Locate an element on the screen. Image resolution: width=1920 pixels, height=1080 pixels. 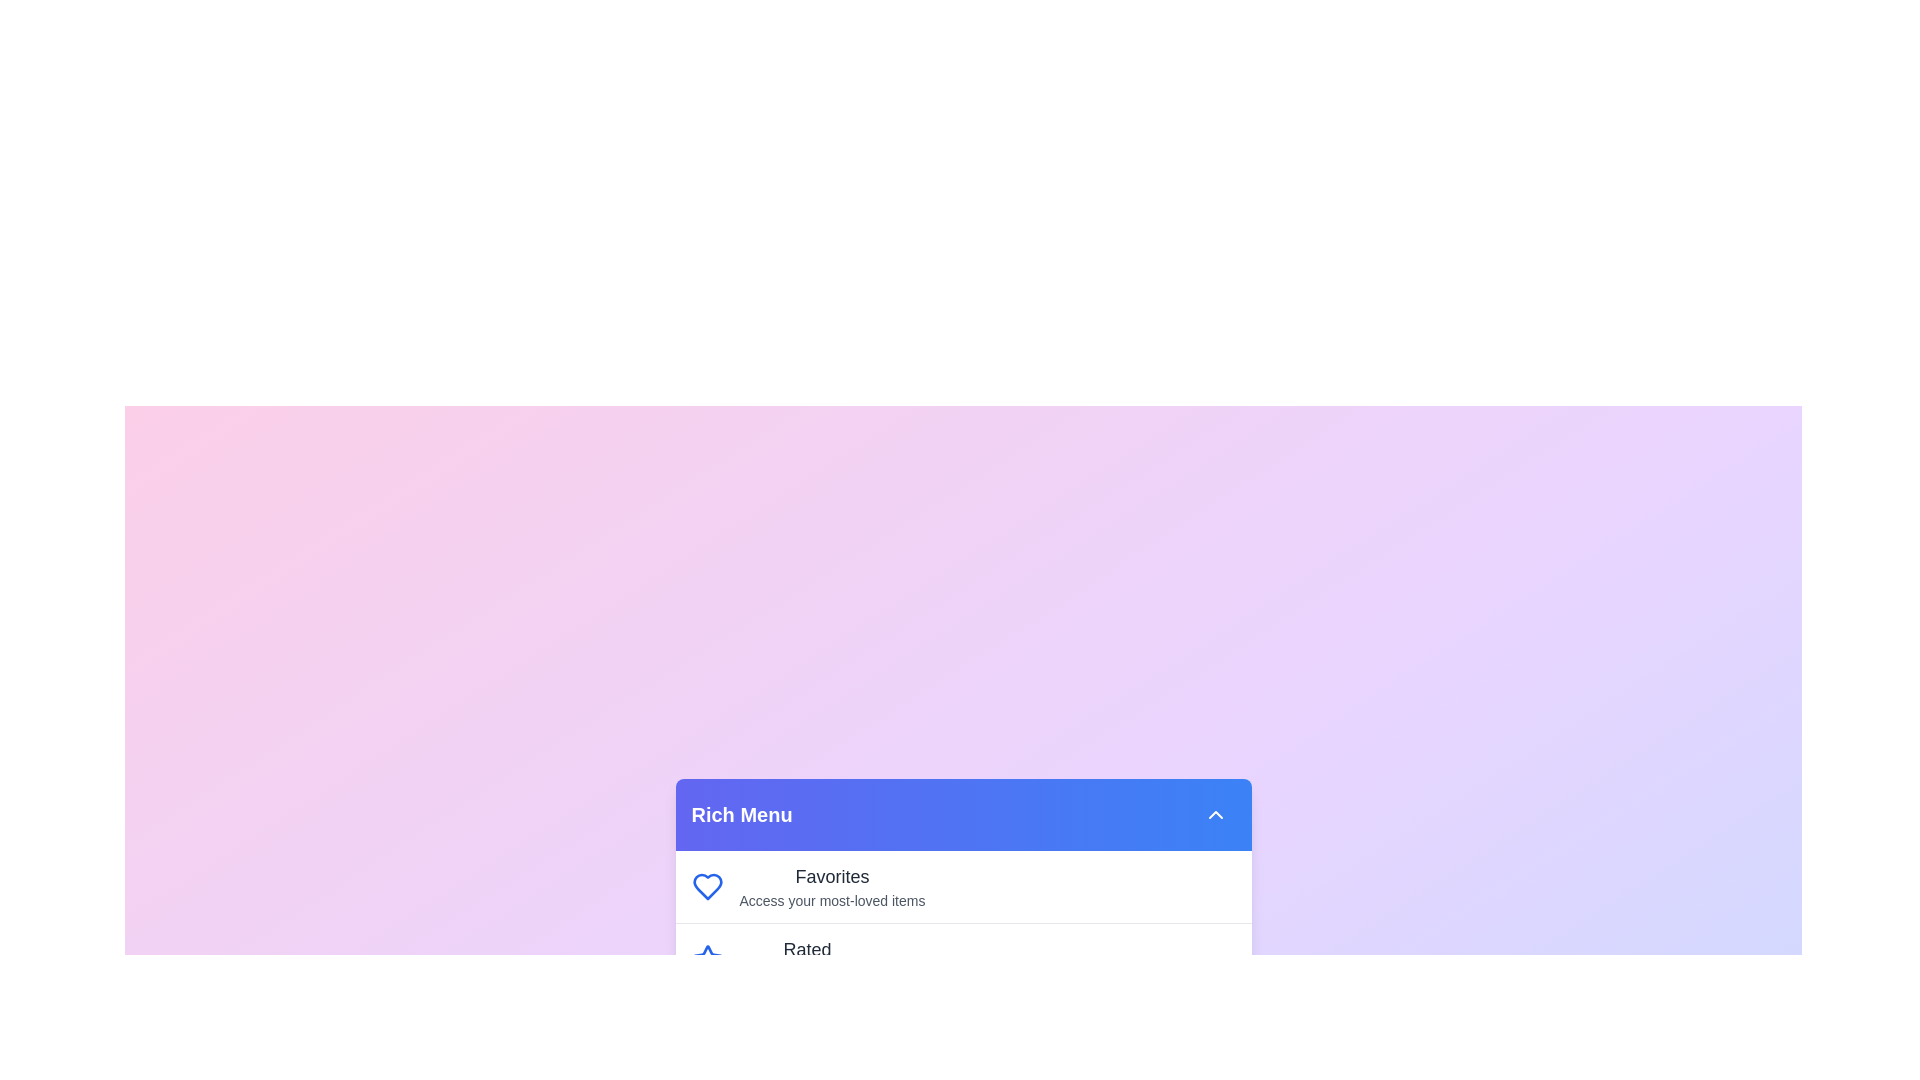
the menu item Rated to highlight it is located at coordinates (807, 948).